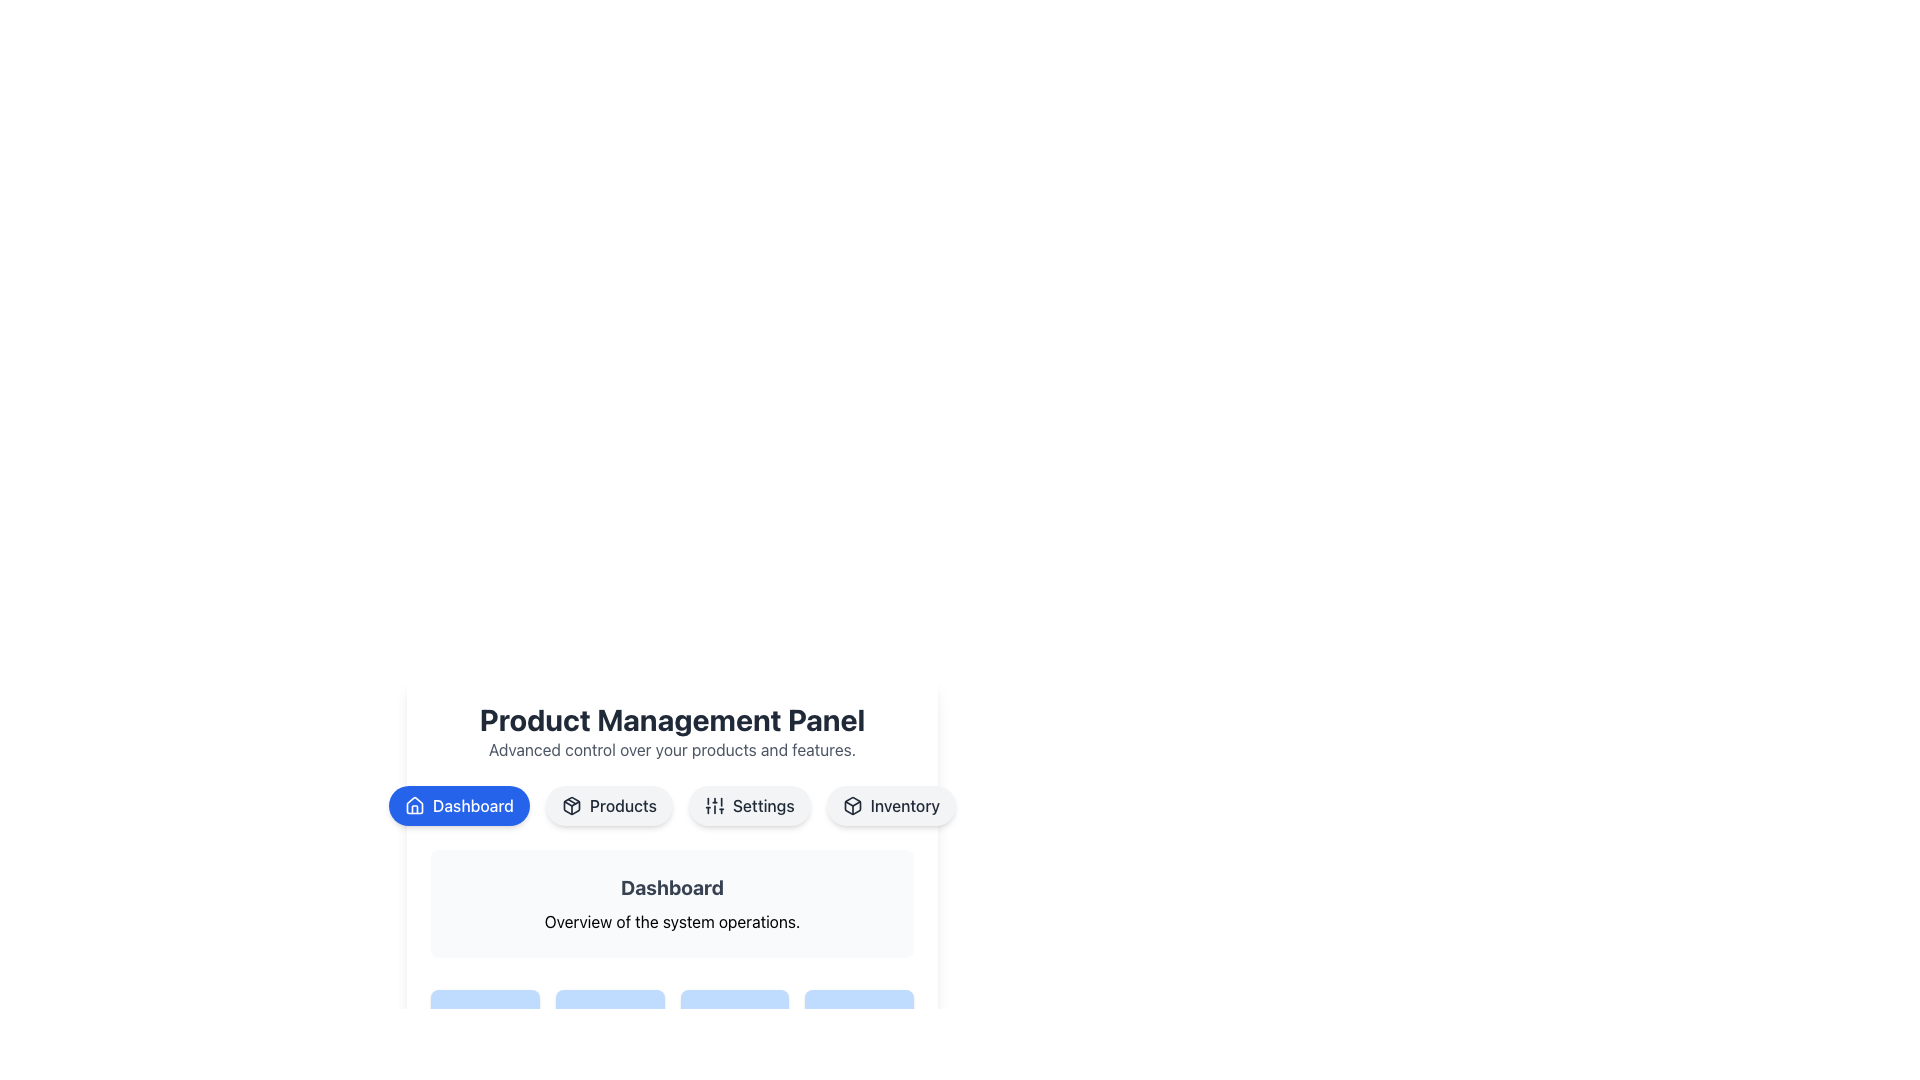  What do you see at coordinates (413, 805) in the screenshot?
I see `the 'Dashboard' button that contains the icon representing 'Dashboard' located towards the left side of the button text` at bounding box center [413, 805].